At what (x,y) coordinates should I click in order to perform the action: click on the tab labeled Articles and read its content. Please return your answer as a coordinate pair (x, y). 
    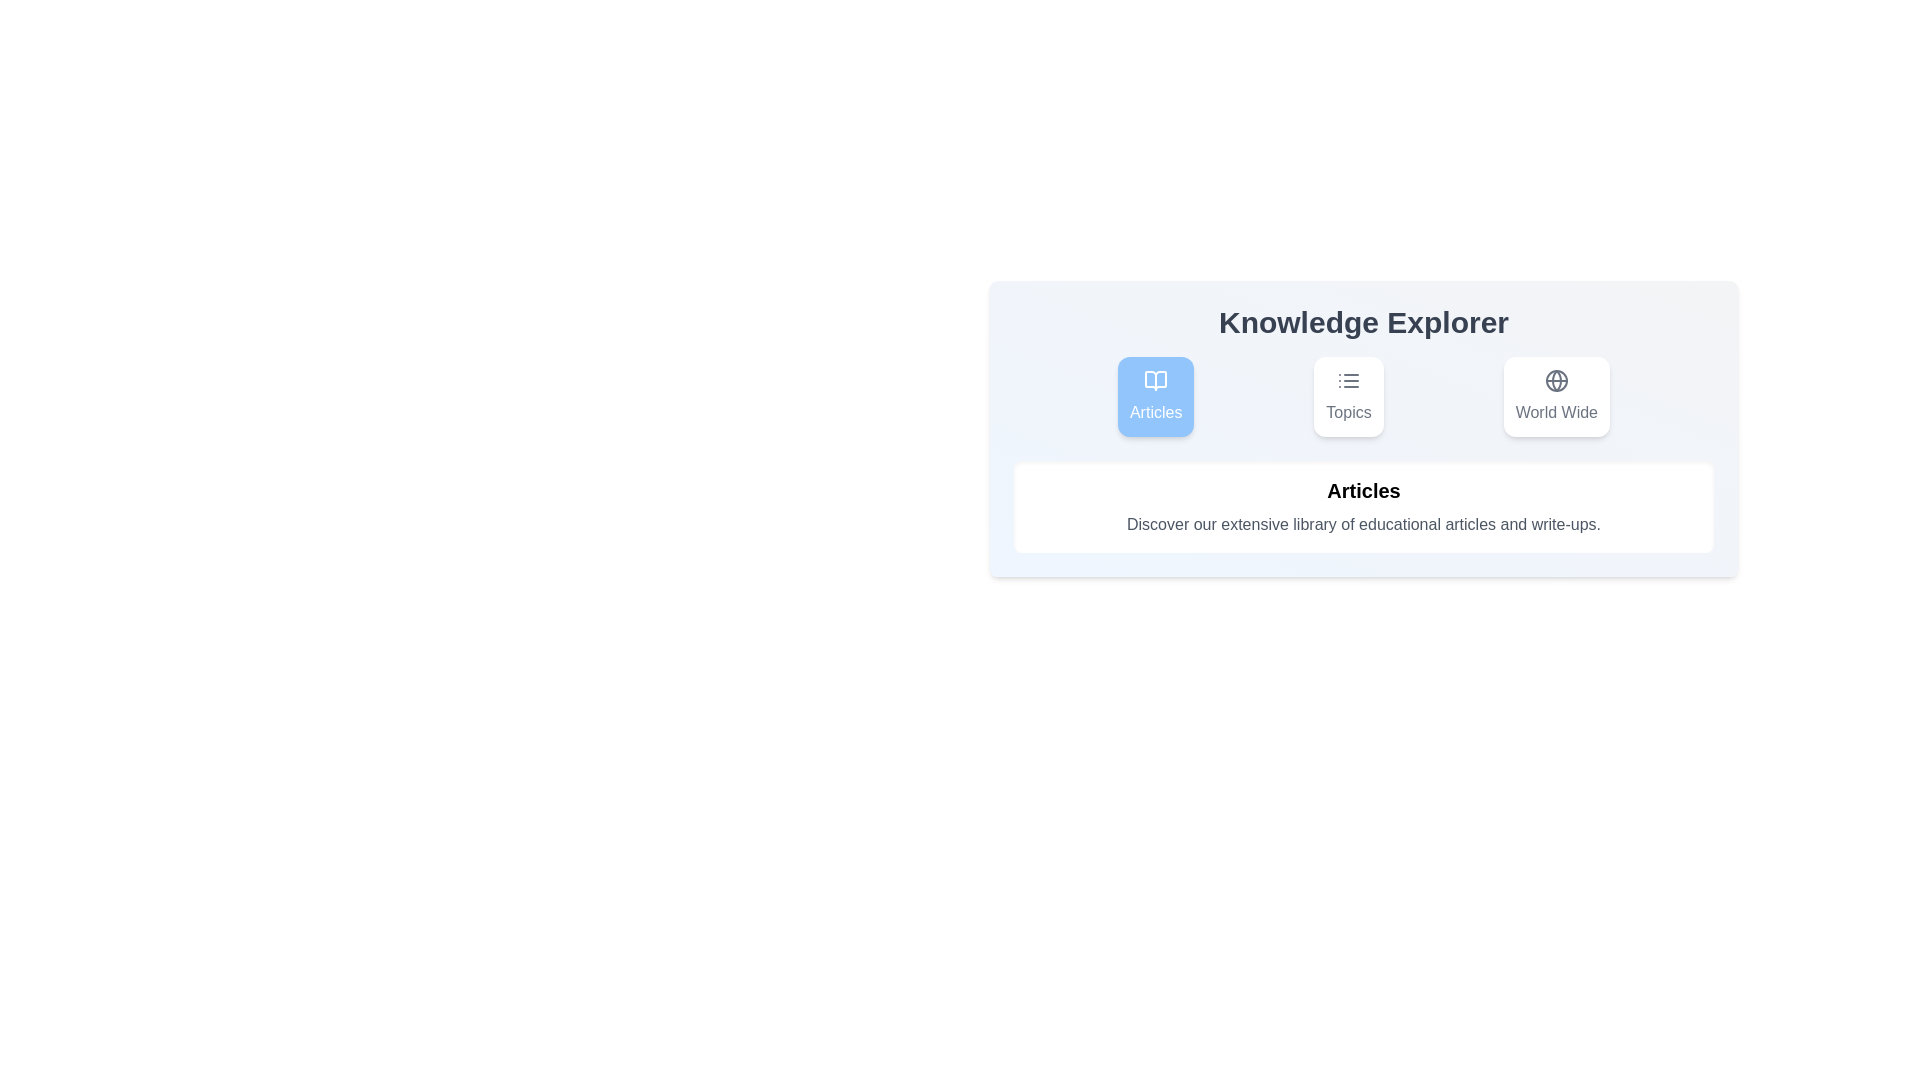
    Looking at the image, I should click on (1156, 397).